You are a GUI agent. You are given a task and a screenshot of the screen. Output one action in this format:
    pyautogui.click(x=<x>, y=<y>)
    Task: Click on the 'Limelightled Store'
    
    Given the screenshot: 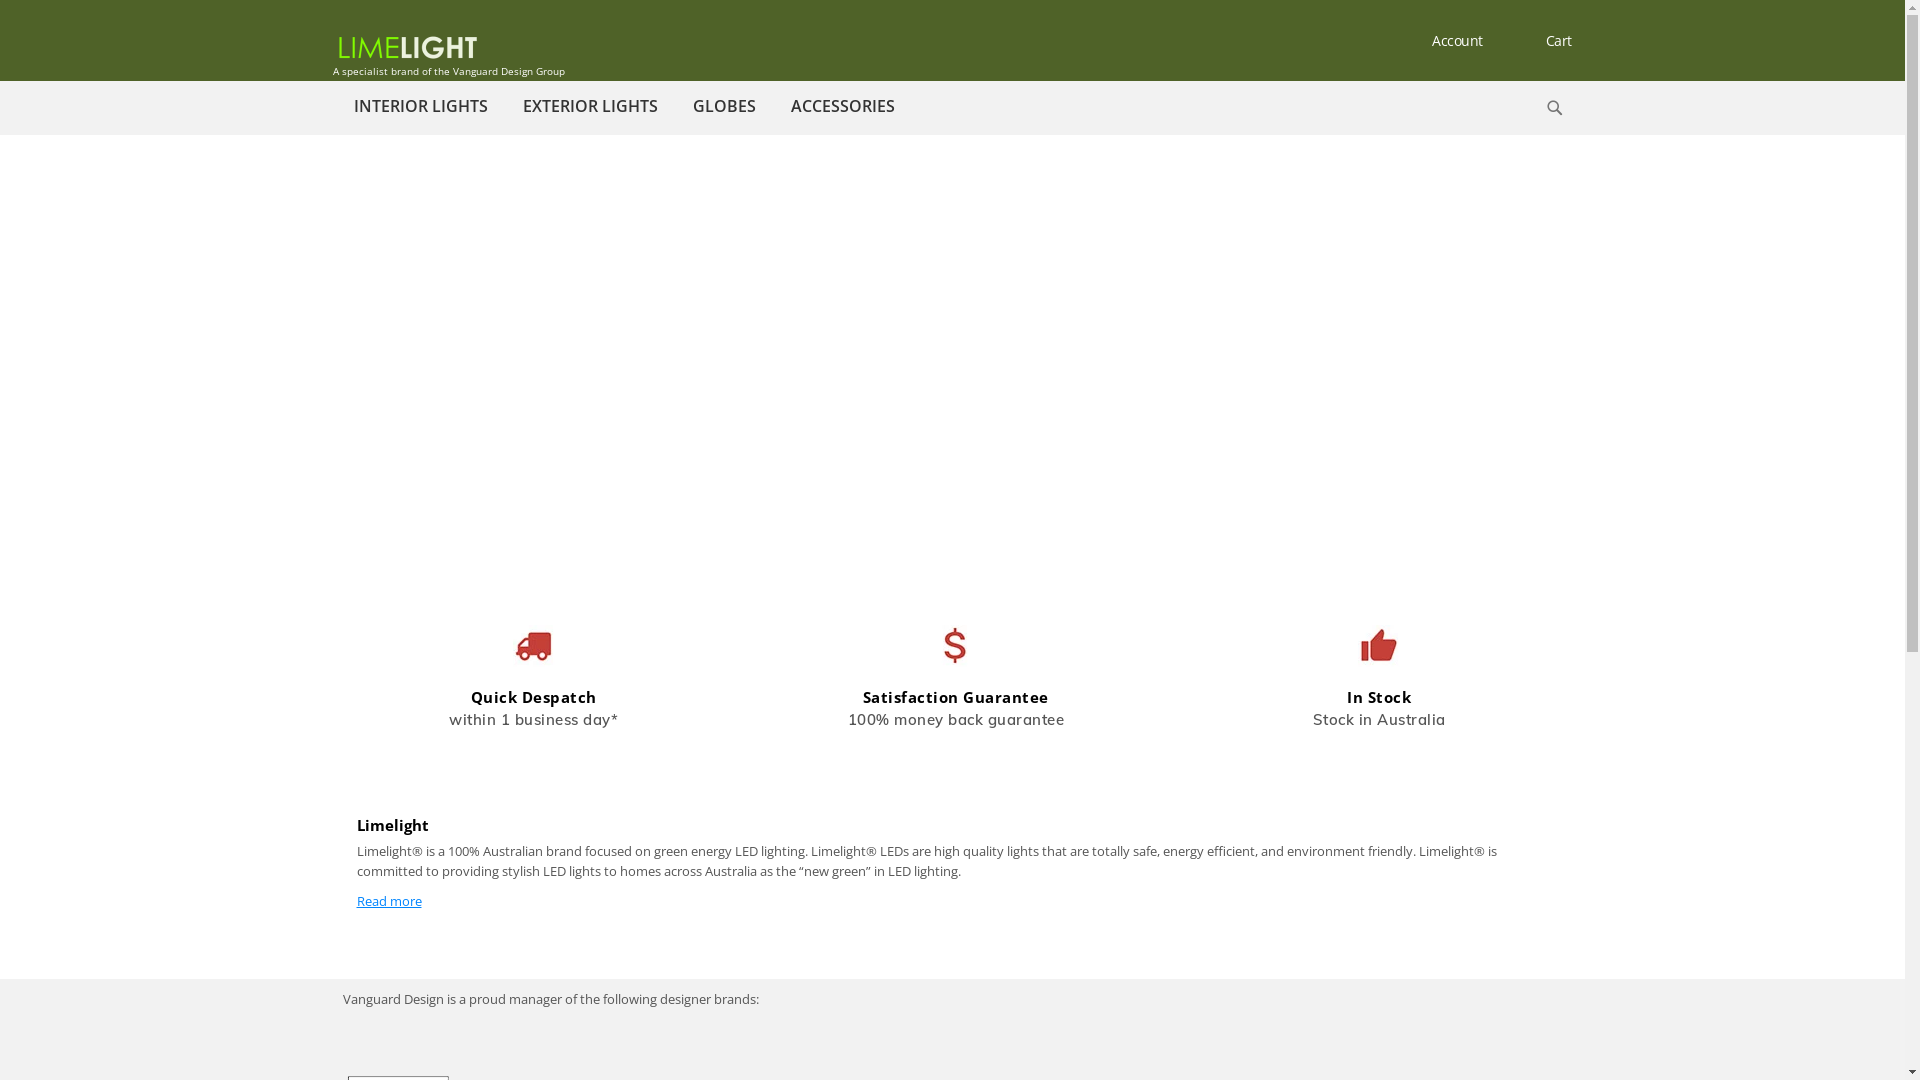 What is the action you would take?
    pyautogui.click(x=405, y=45)
    